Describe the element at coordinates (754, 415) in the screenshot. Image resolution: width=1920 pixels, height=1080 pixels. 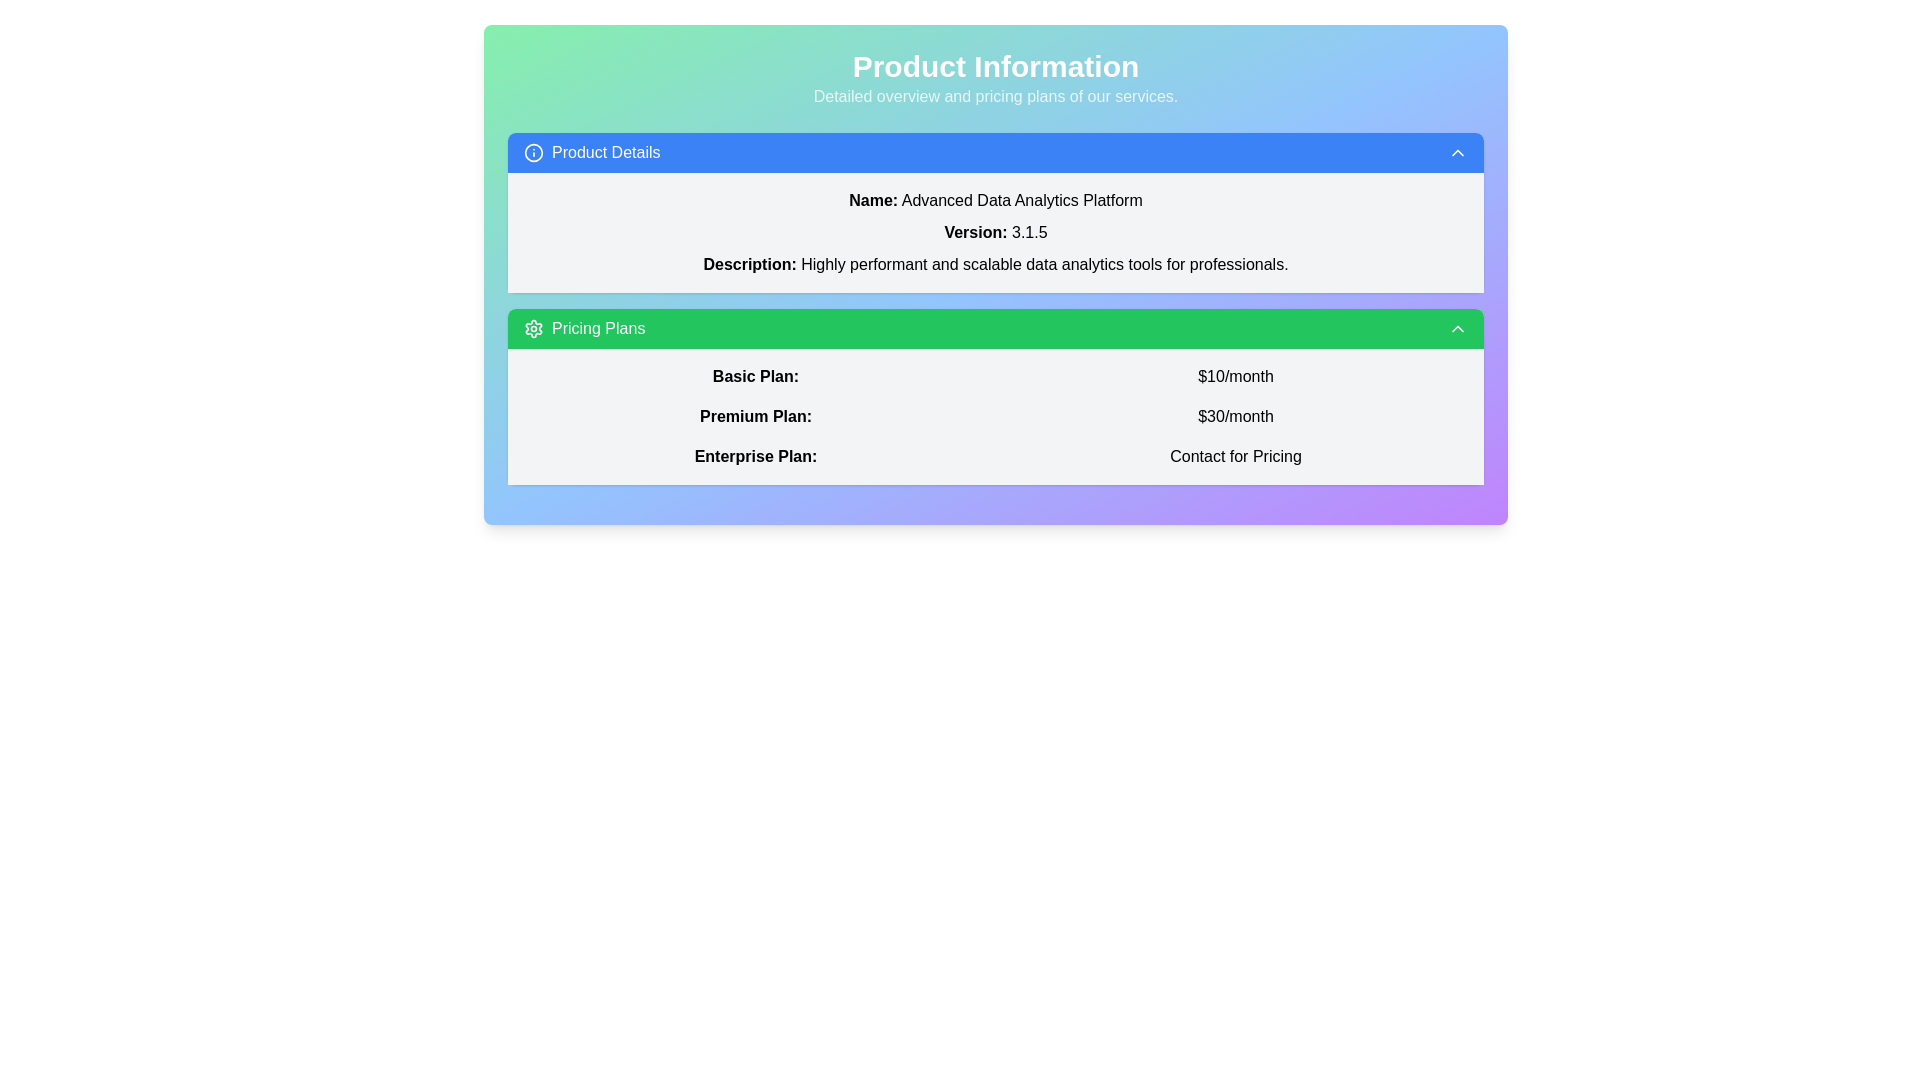
I see `the text label displaying 'Premium Plan:' which is styled with bold, black font on a light gray background, located in the 'Pricing Plans' section` at that location.